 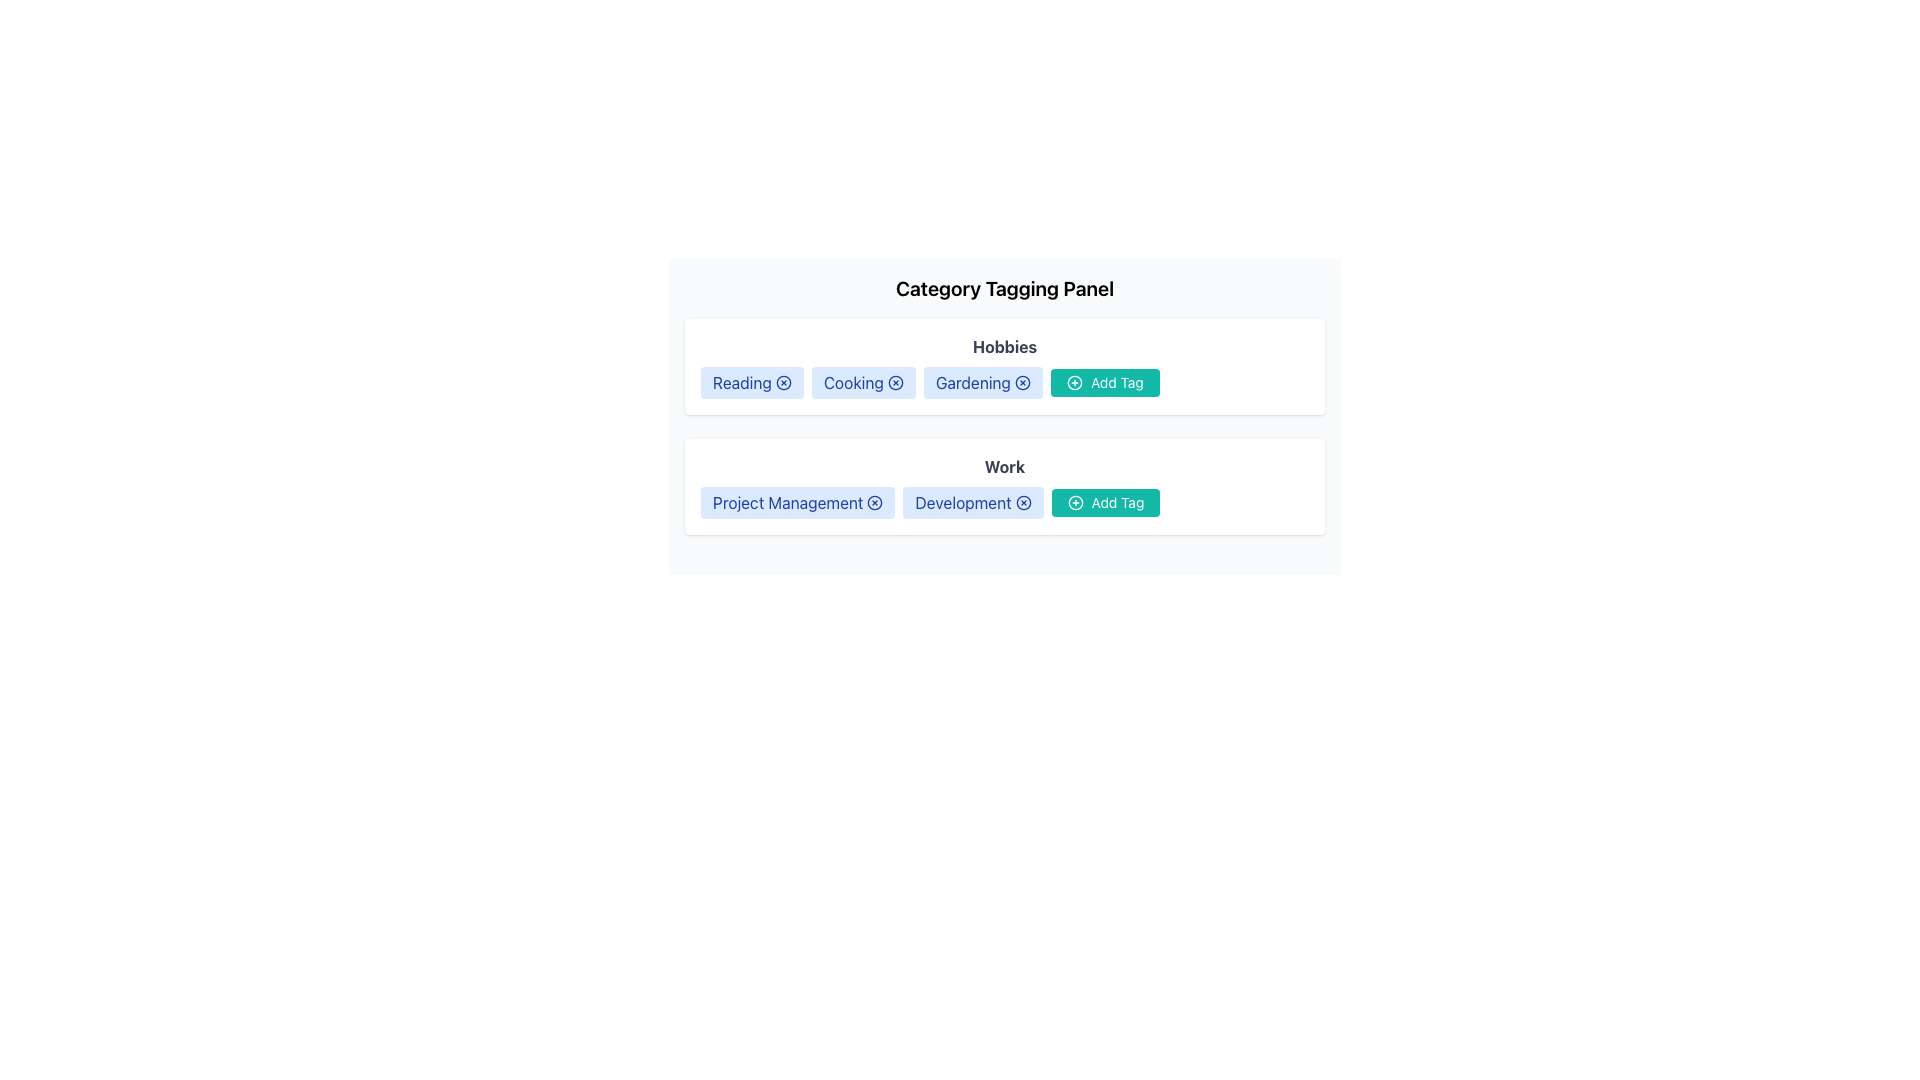 I want to click on the close/remove button for the 'Development' tag located in the 'Work' section of the 'Category Tagging Panel', so click(x=1023, y=501).